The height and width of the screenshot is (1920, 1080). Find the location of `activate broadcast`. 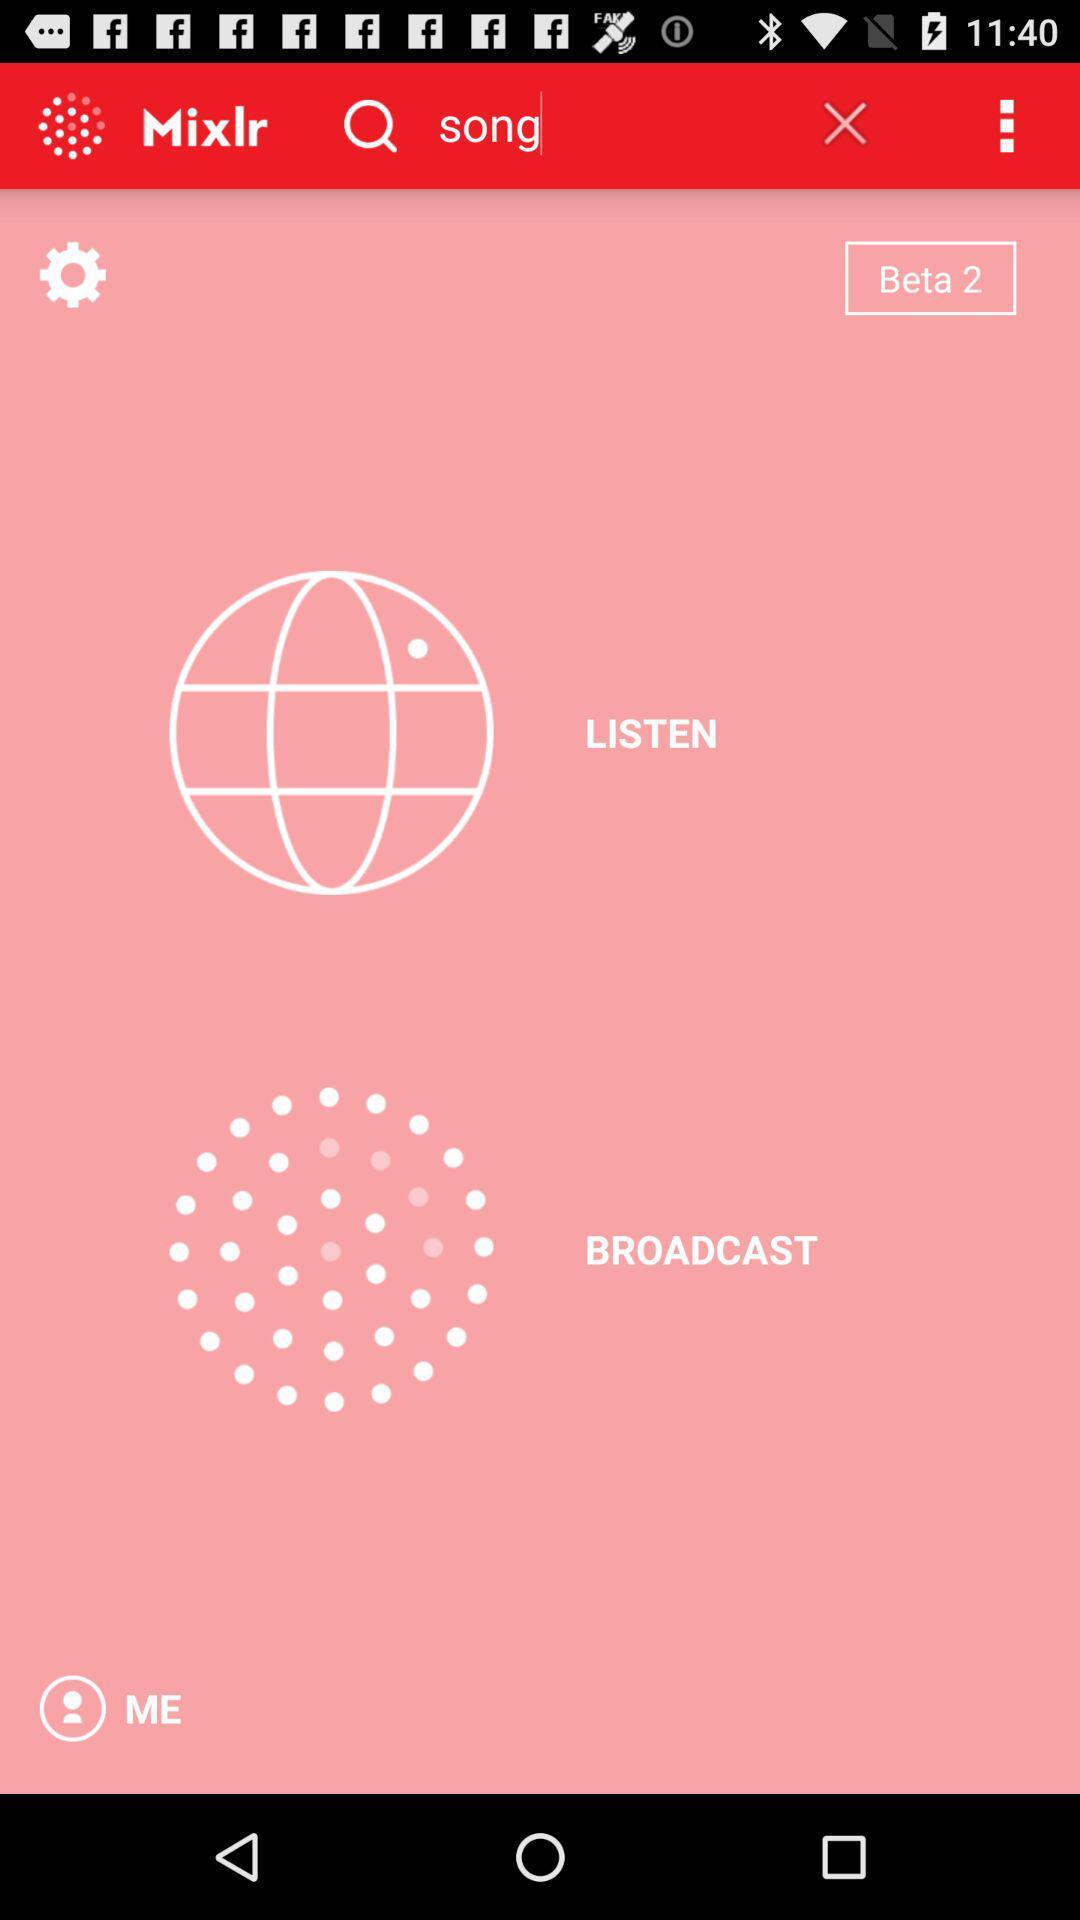

activate broadcast is located at coordinates (330, 1248).